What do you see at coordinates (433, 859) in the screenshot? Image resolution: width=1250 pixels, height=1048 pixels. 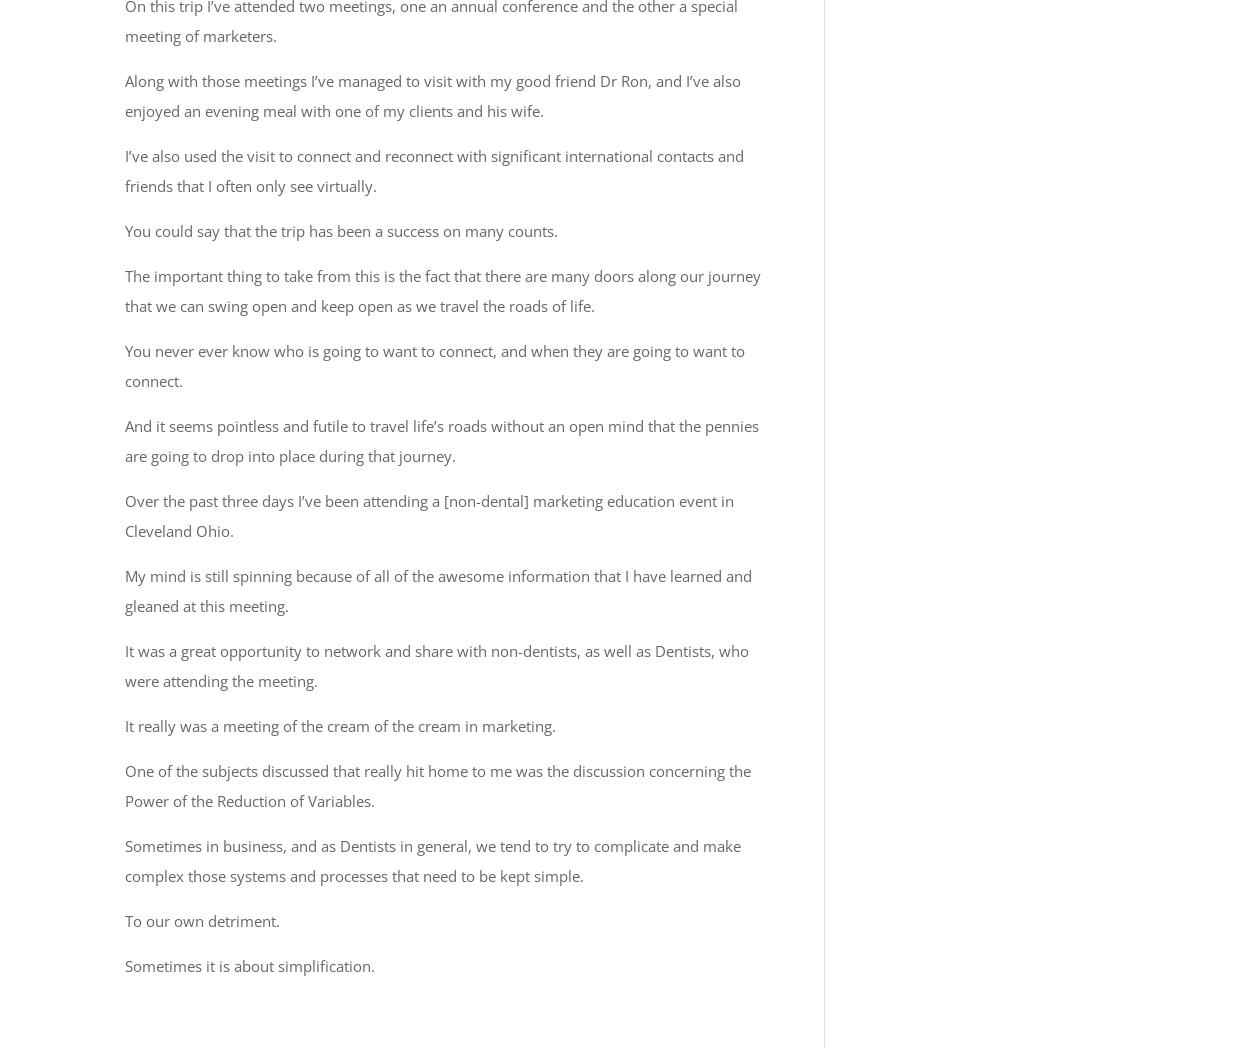 I see `'Sometimes in business, and as Dentists in general, we tend to try to complicate and make complex those systems and processes that need to be kept simple.'` at bounding box center [433, 859].